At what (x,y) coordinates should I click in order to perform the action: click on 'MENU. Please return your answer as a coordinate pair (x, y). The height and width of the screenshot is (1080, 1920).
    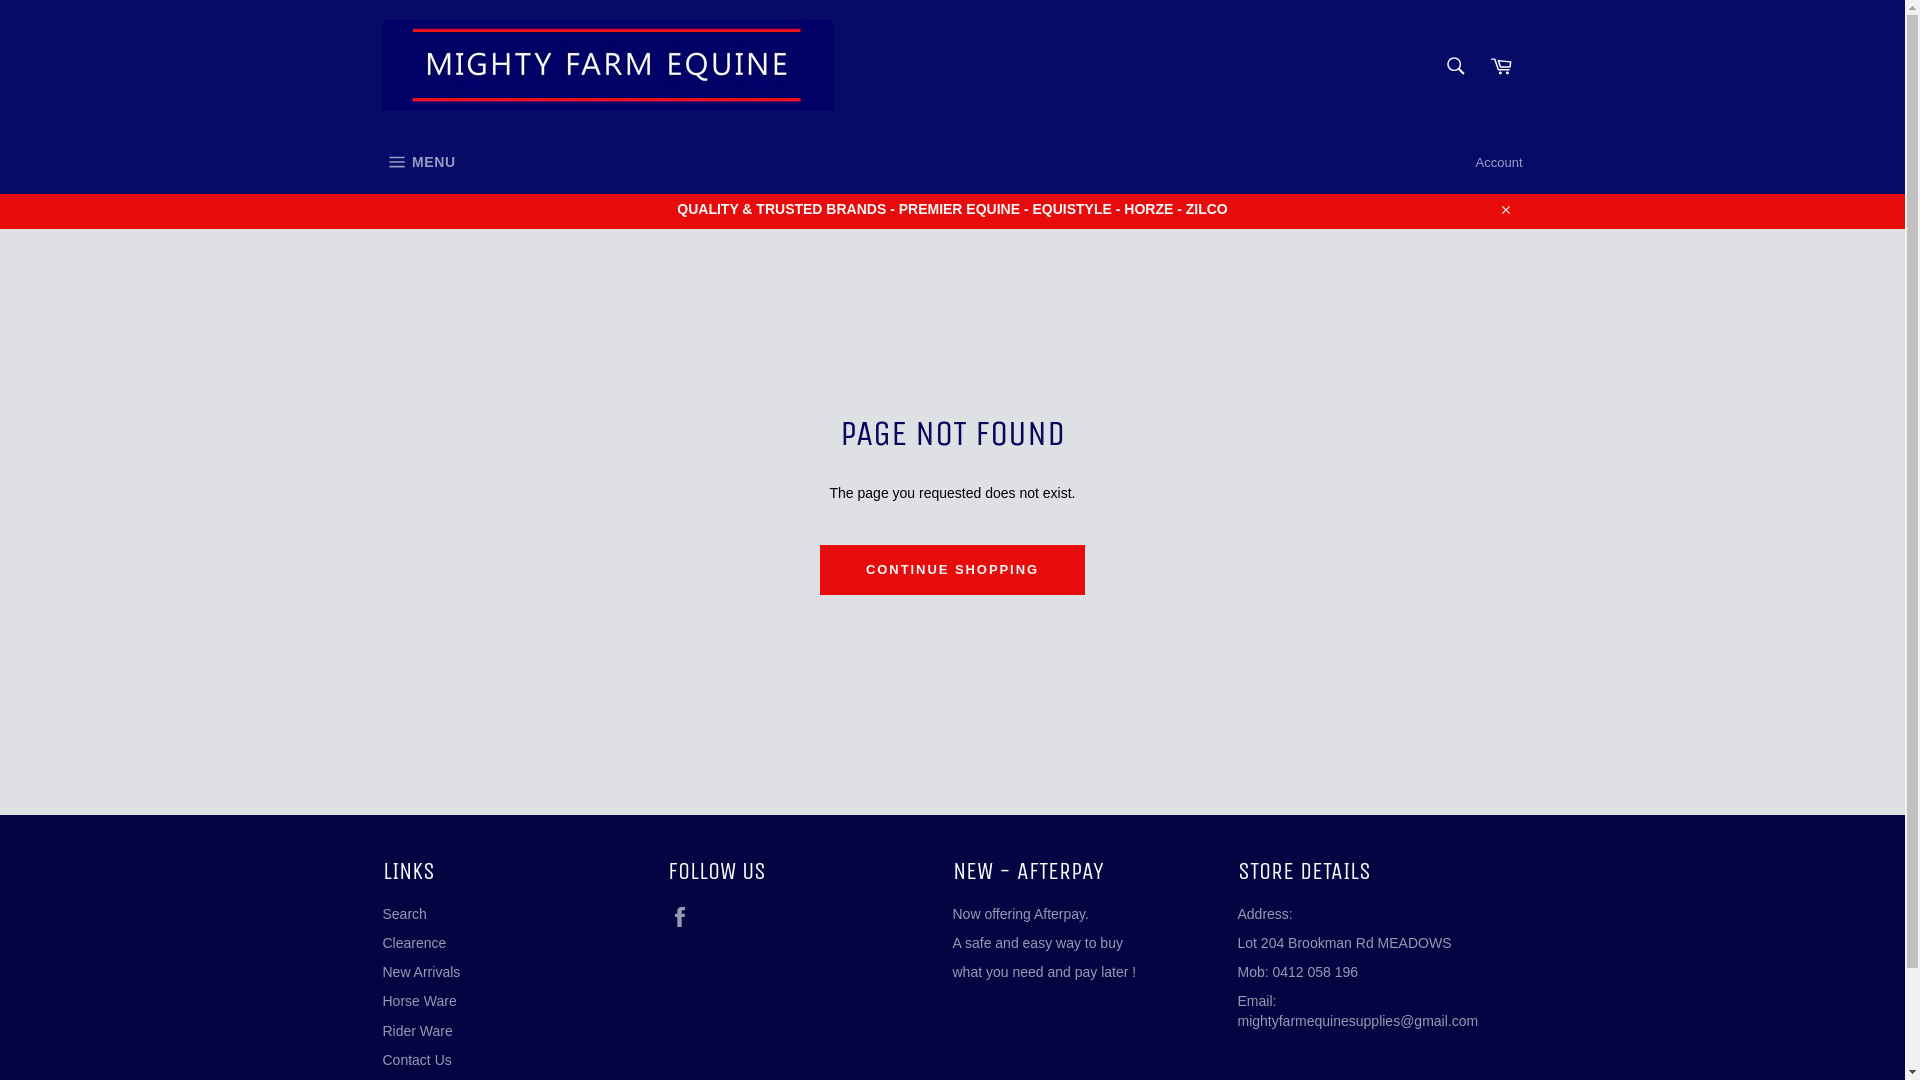
    Looking at the image, I should click on (361, 161).